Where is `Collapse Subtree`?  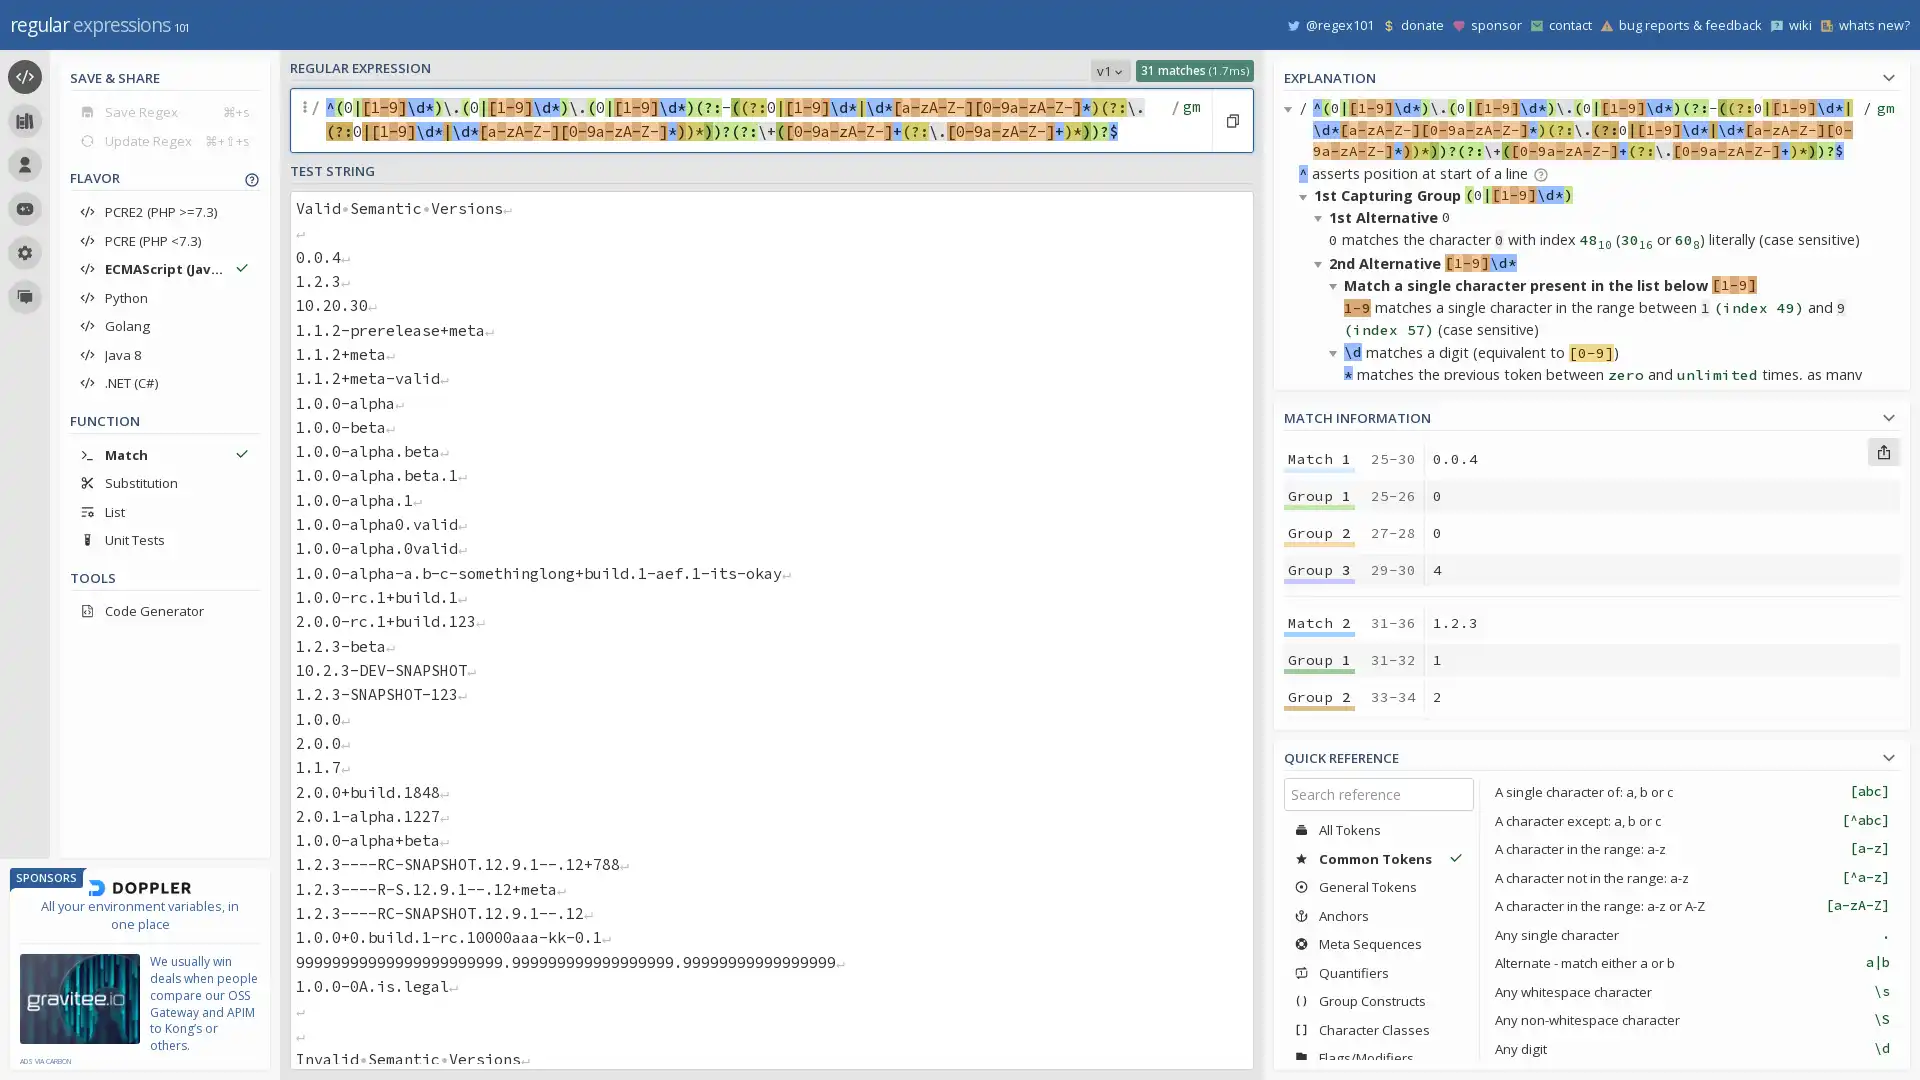 Collapse Subtree is located at coordinates (1336, 849).